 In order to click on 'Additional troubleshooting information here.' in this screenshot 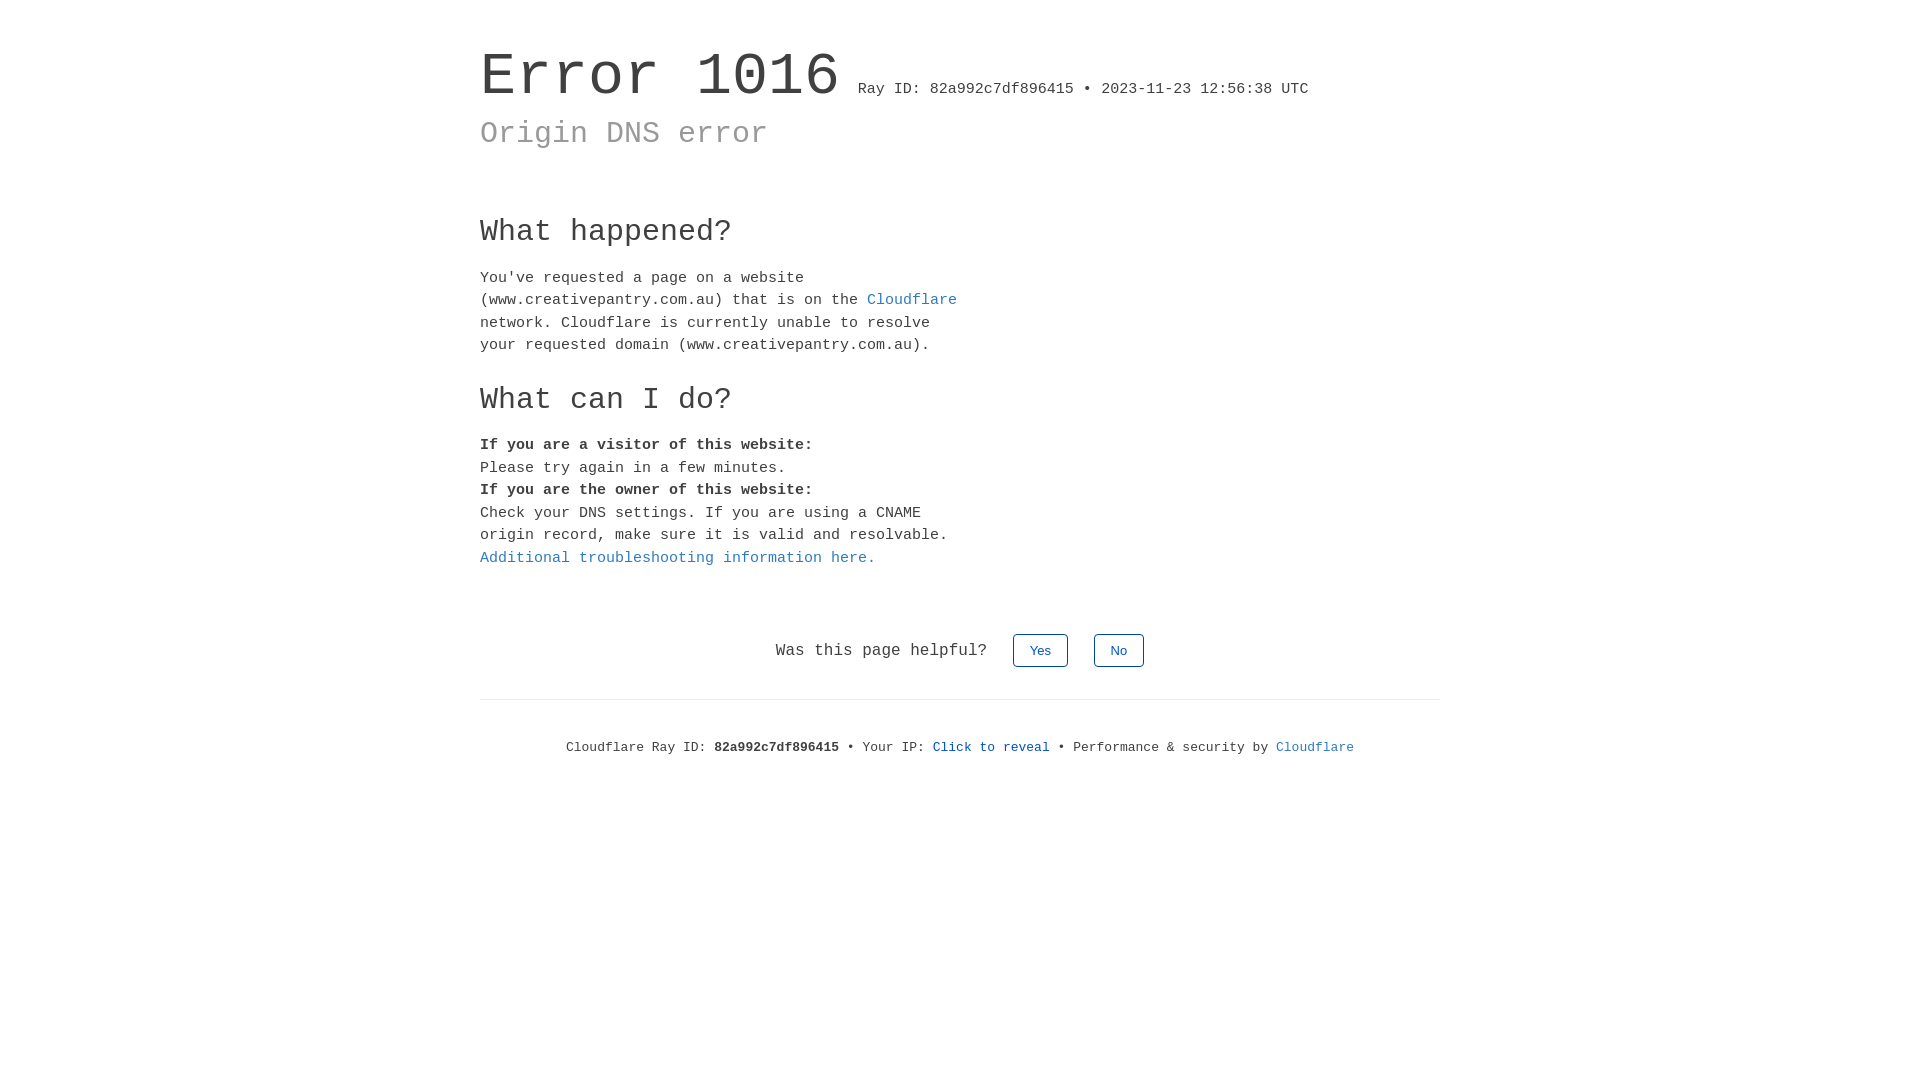, I will do `click(677, 558)`.